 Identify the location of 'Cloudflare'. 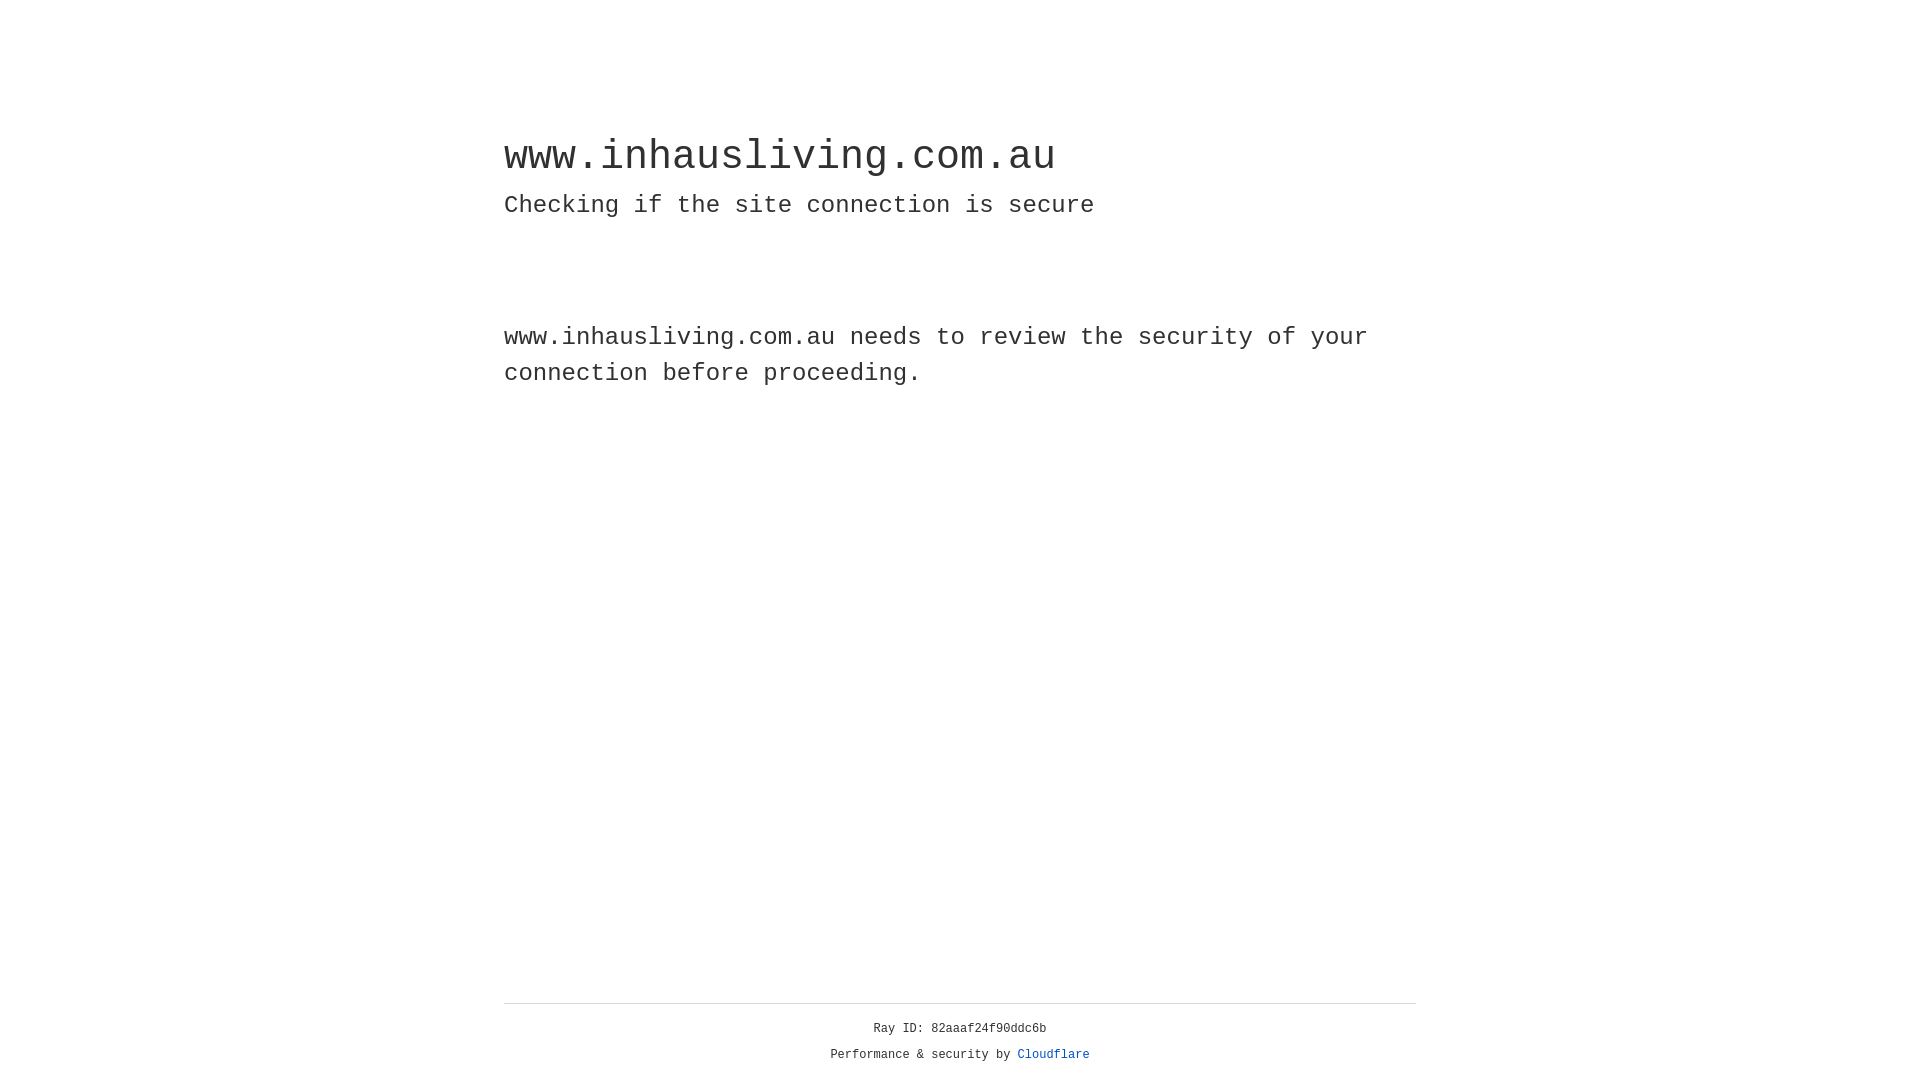
(1053, 1054).